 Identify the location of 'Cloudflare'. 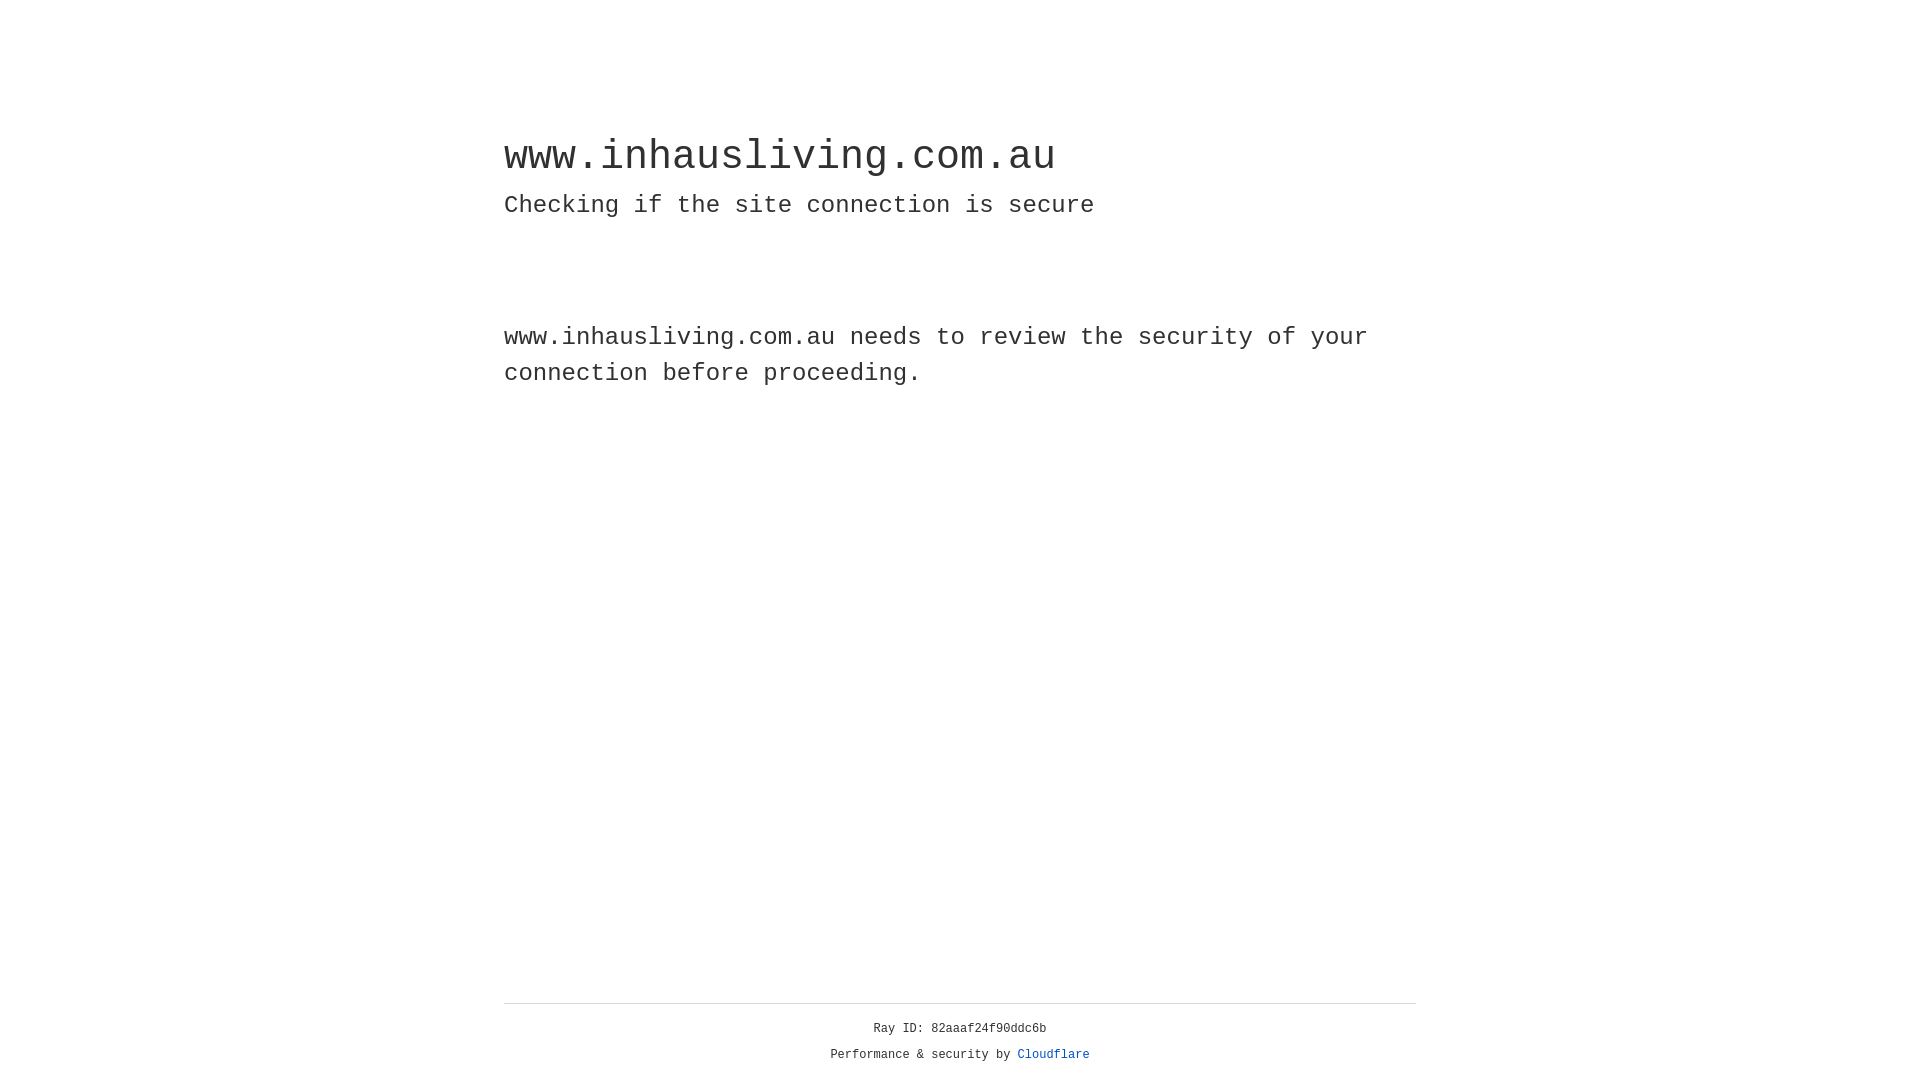
(1053, 1054).